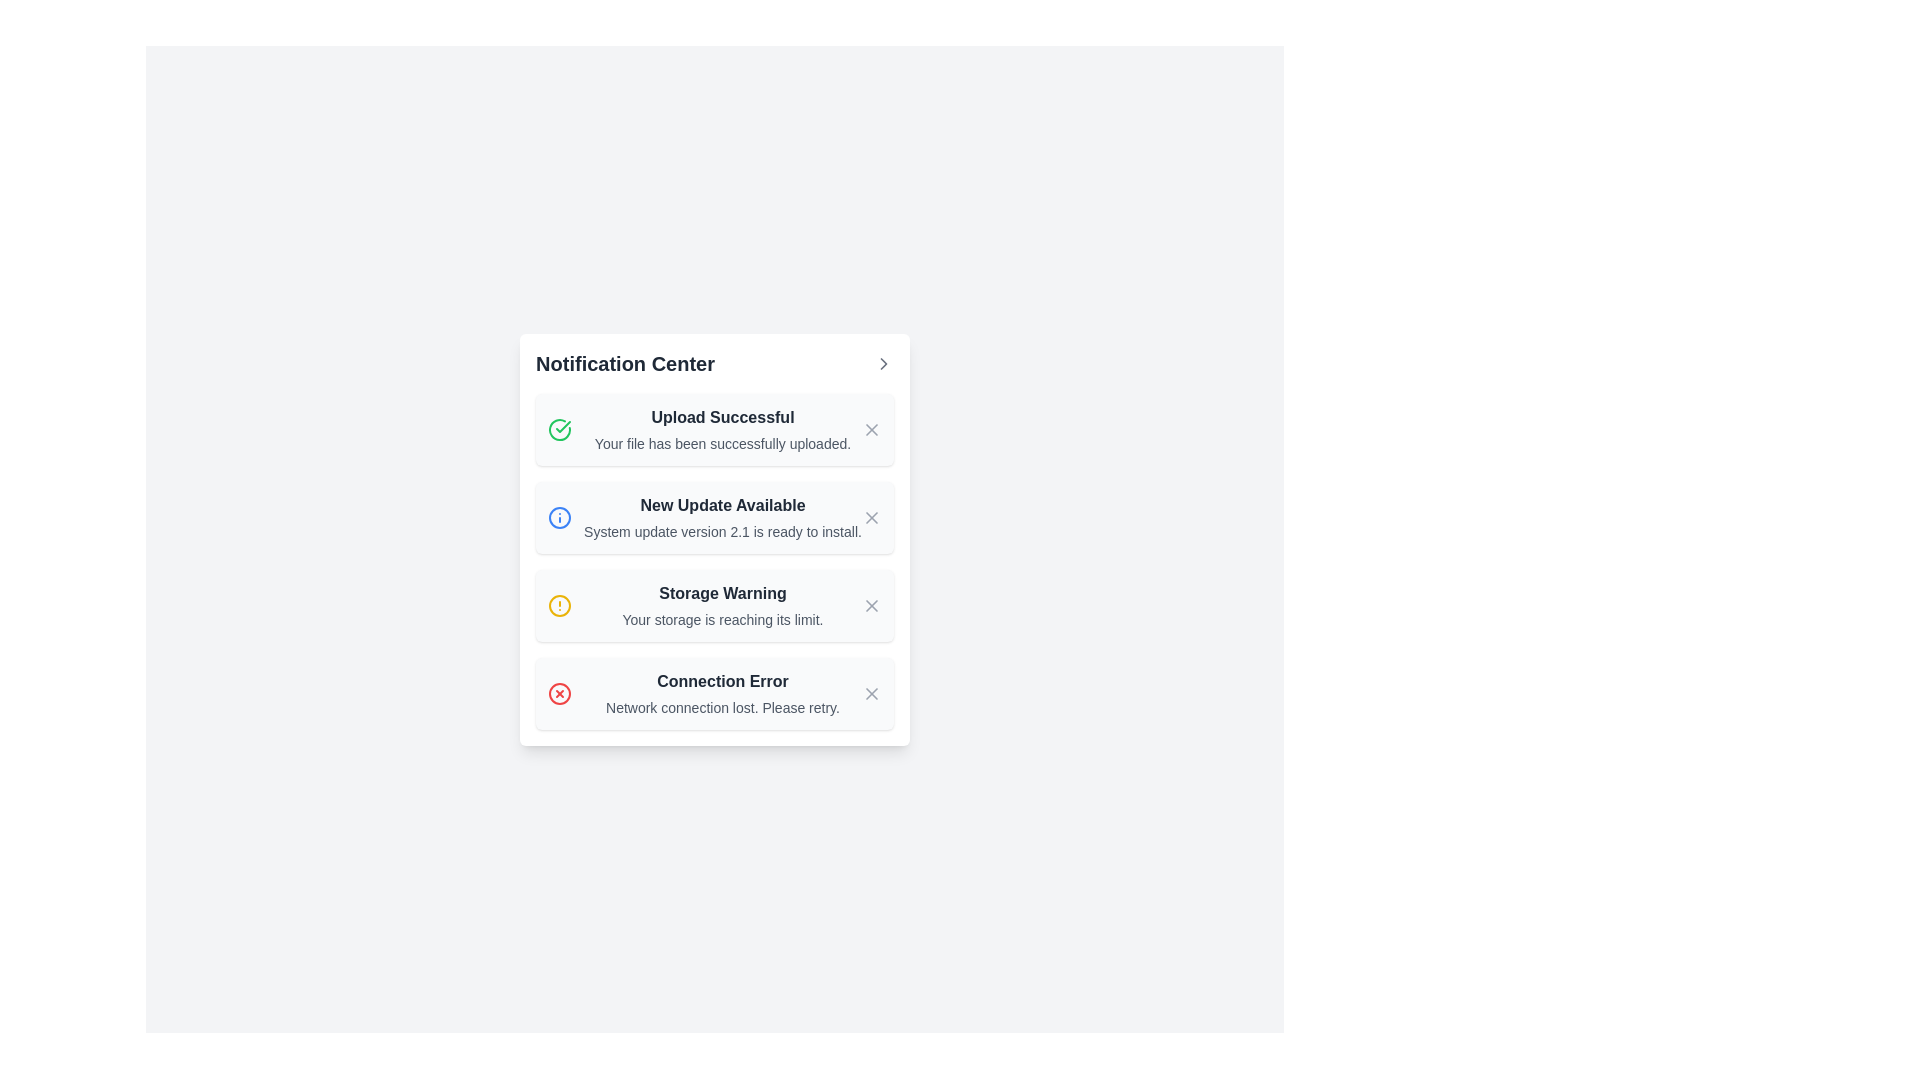 This screenshot has height=1080, width=1920. I want to click on the dismiss or close icon located on the right side of the 'Connection Error' notification entry, so click(871, 692).